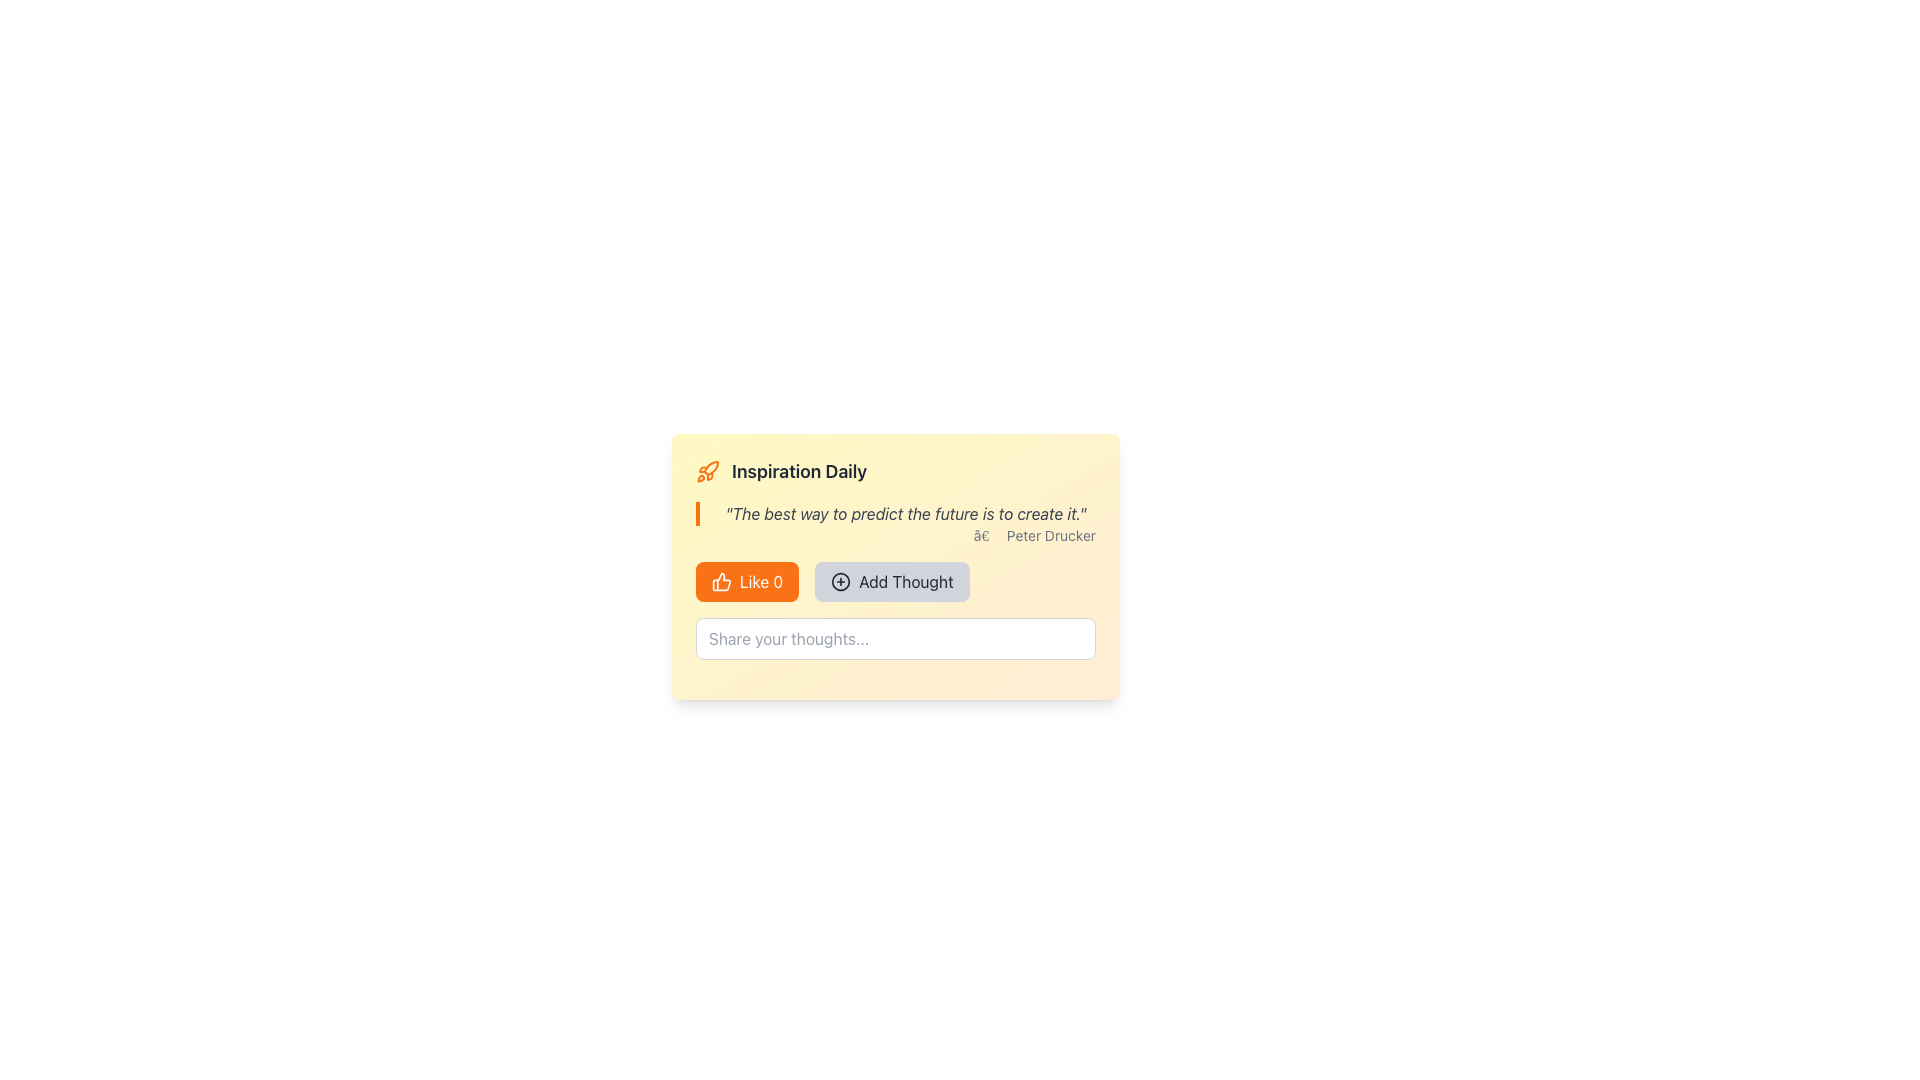  What do you see at coordinates (746, 582) in the screenshot?
I see `the 'Like' button located at the bottom section of the 'Inspiration Daily' card, positioned to the left of the 'Add Thought' button, to express approval or interest` at bounding box center [746, 582].